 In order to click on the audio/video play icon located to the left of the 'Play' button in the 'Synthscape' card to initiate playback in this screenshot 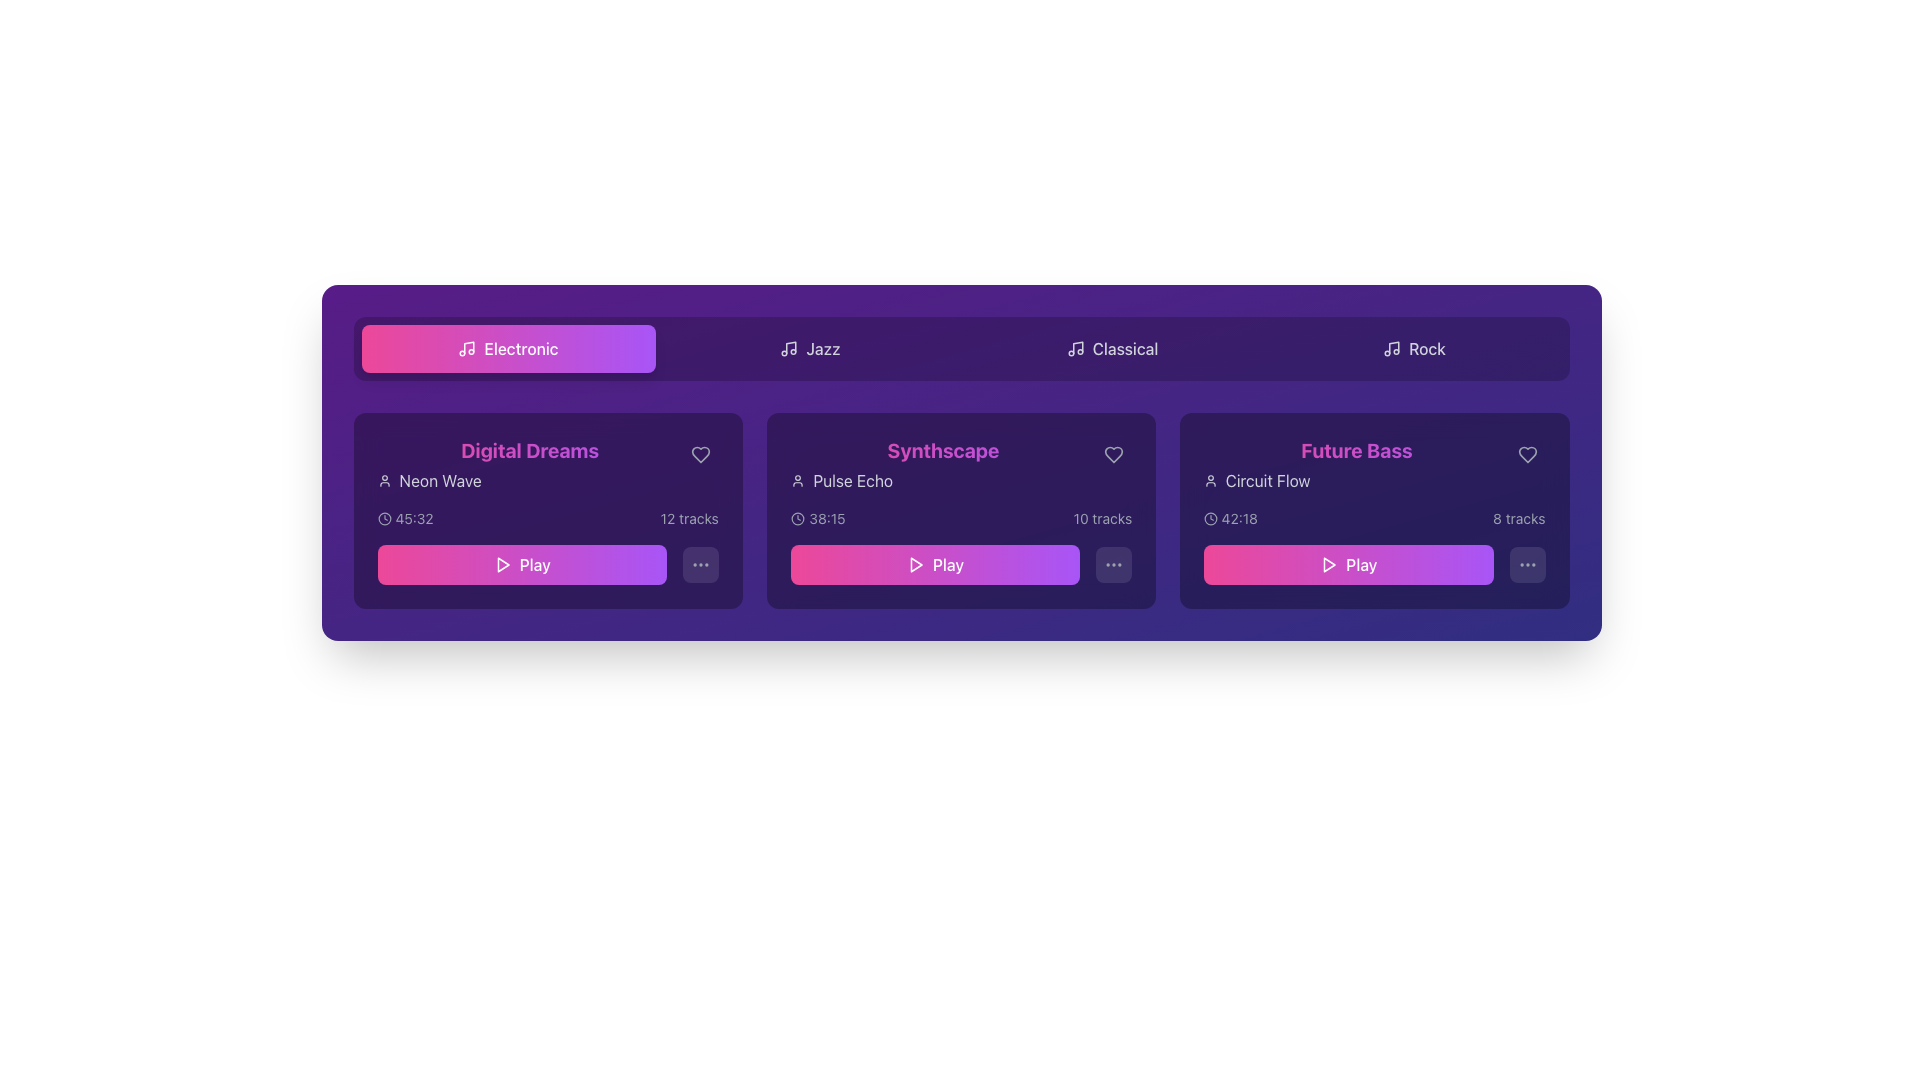, I will do `click(914, 564)`.